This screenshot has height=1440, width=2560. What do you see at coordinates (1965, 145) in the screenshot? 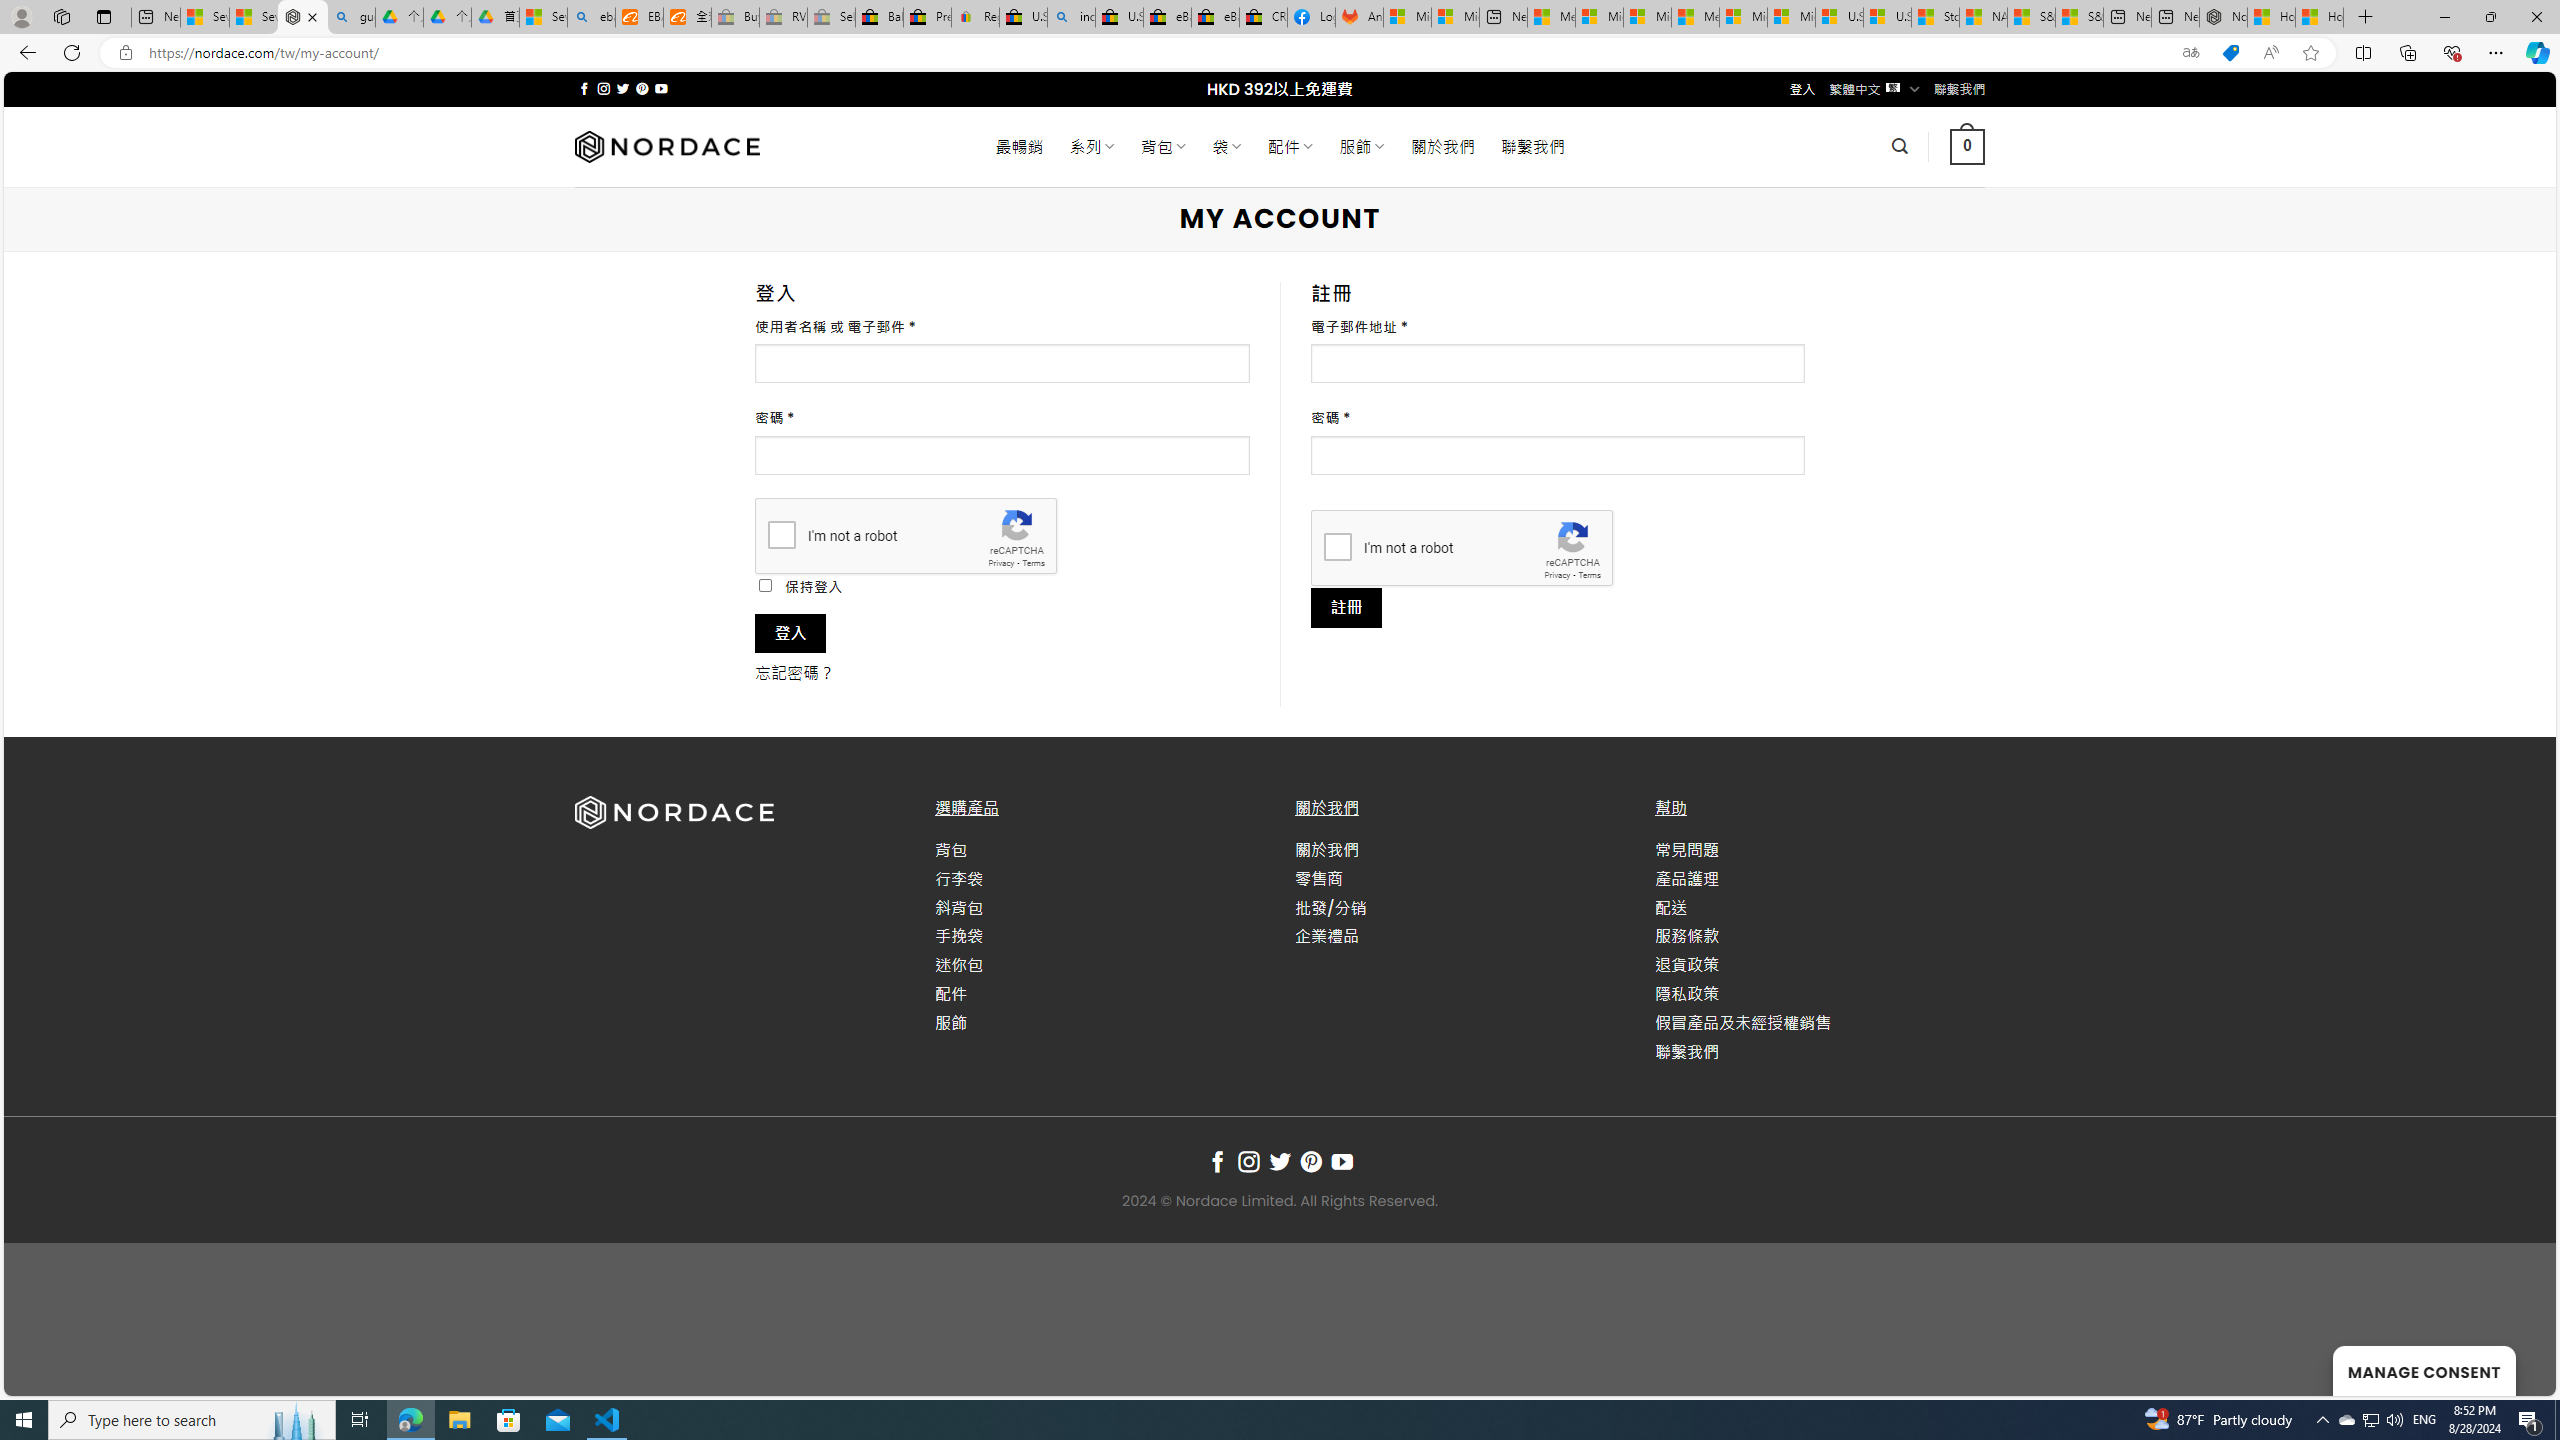
I see `' 0 '` at bounding box center [1965, 145].